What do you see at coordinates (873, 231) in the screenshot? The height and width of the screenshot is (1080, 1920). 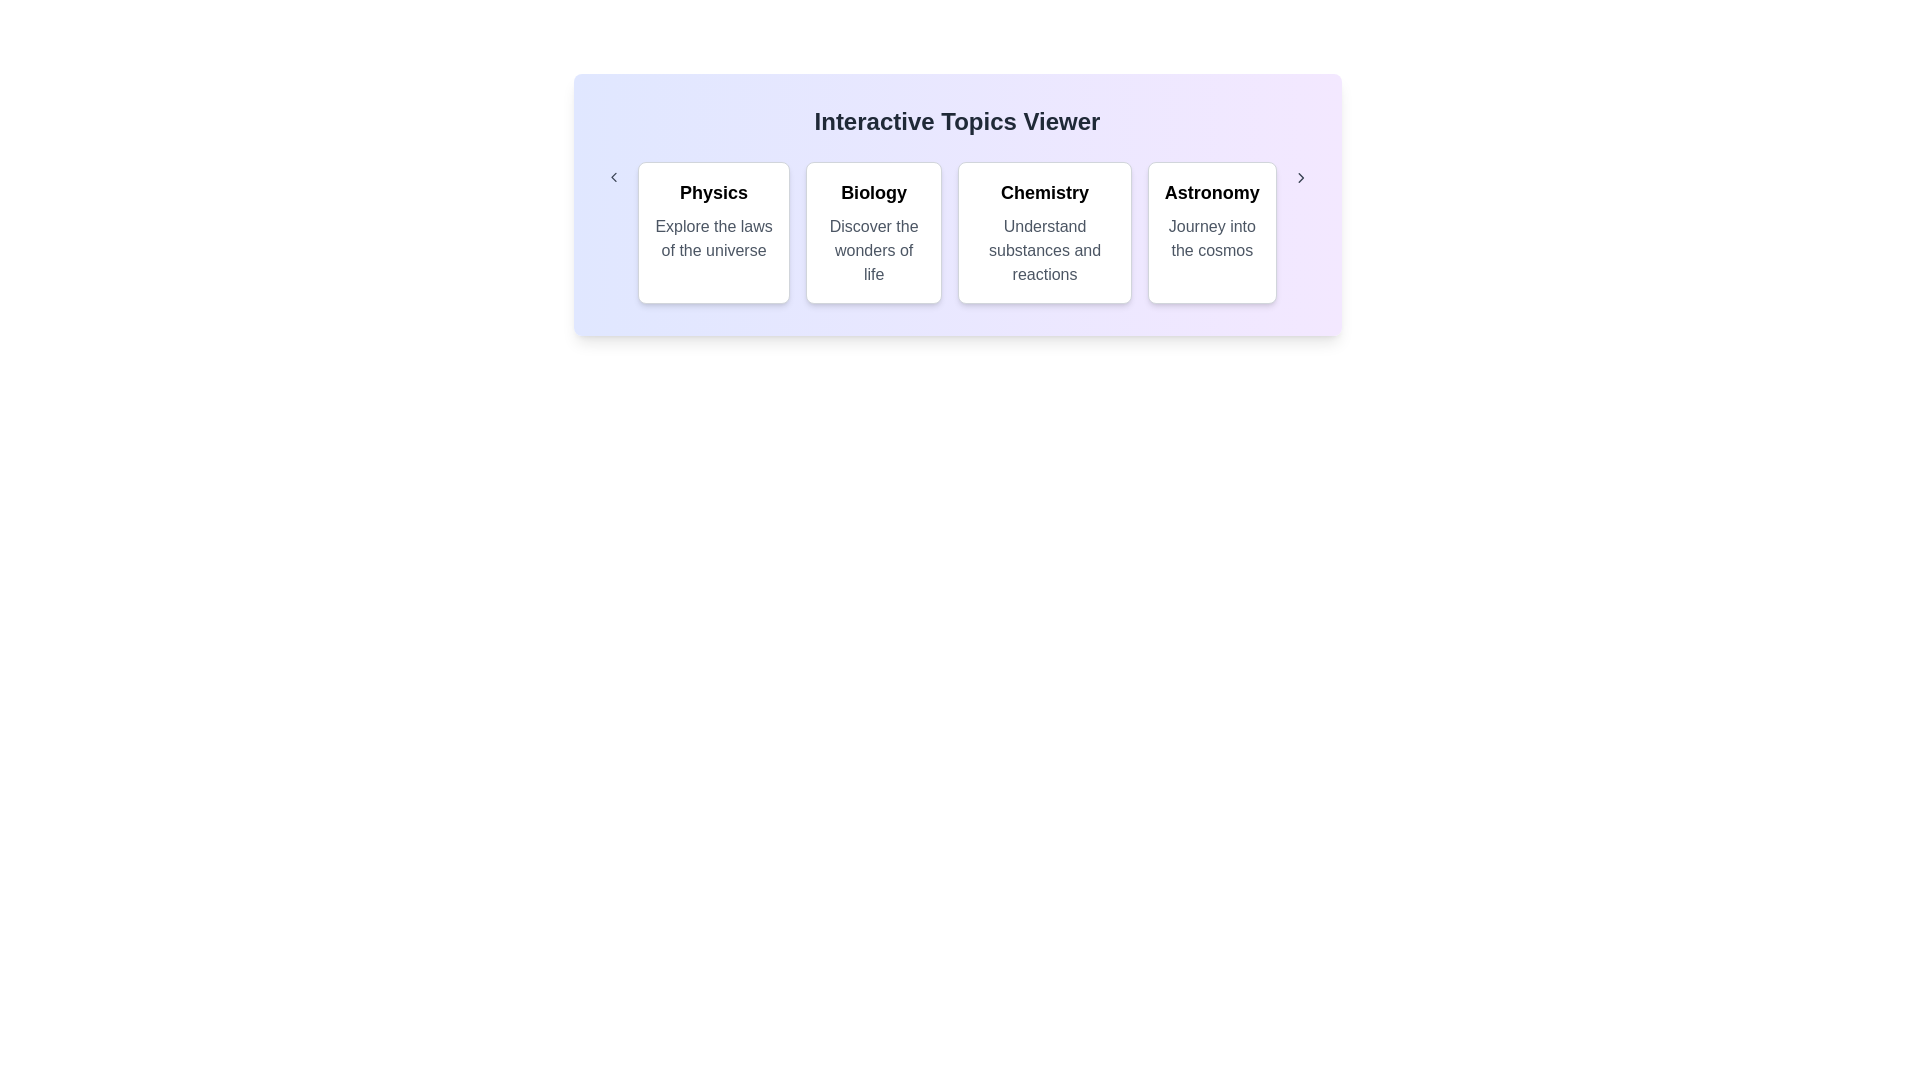 I see `the category Biology to observe the hover effect` at bounding box center [873, 231].